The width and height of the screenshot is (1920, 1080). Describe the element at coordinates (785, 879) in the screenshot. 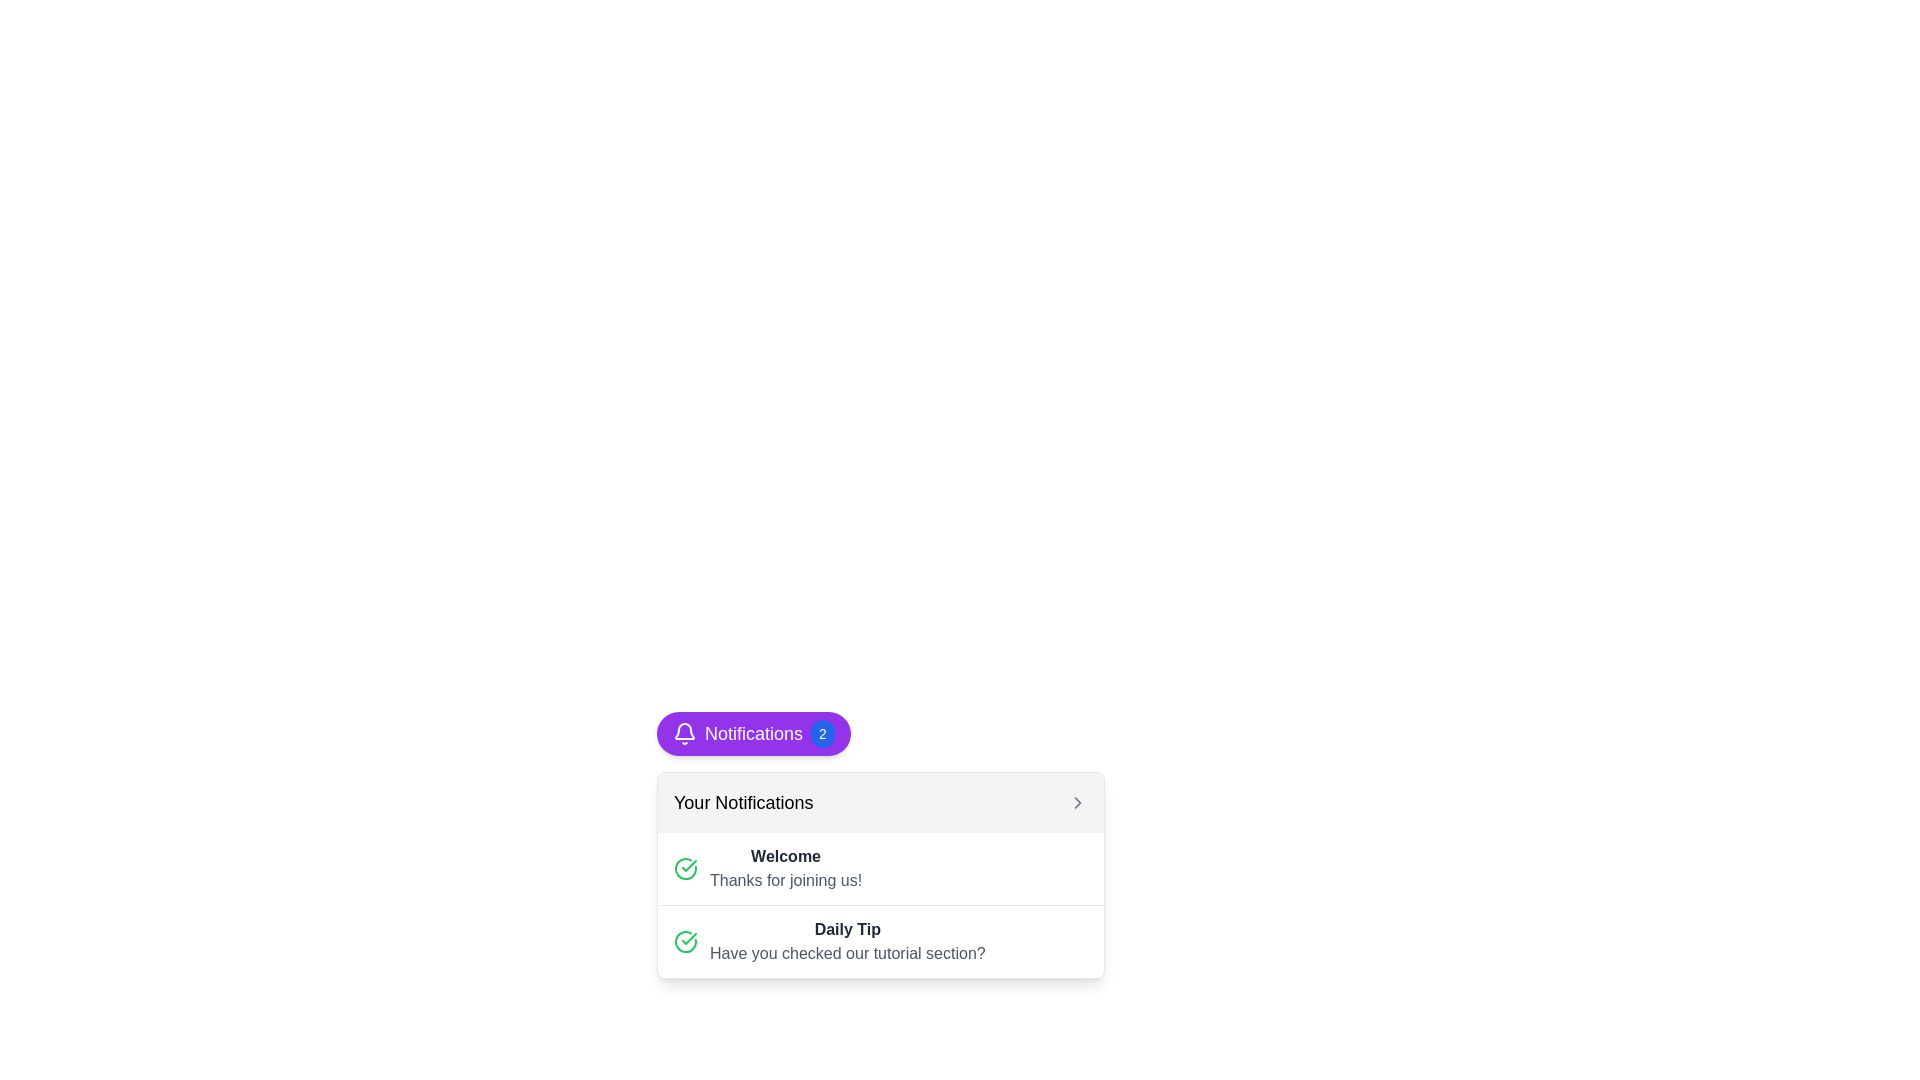

I see `the static text element displaying 'Thanks for joining us!' which is located beneath the 'Welcome' label in the notification card` at that location.